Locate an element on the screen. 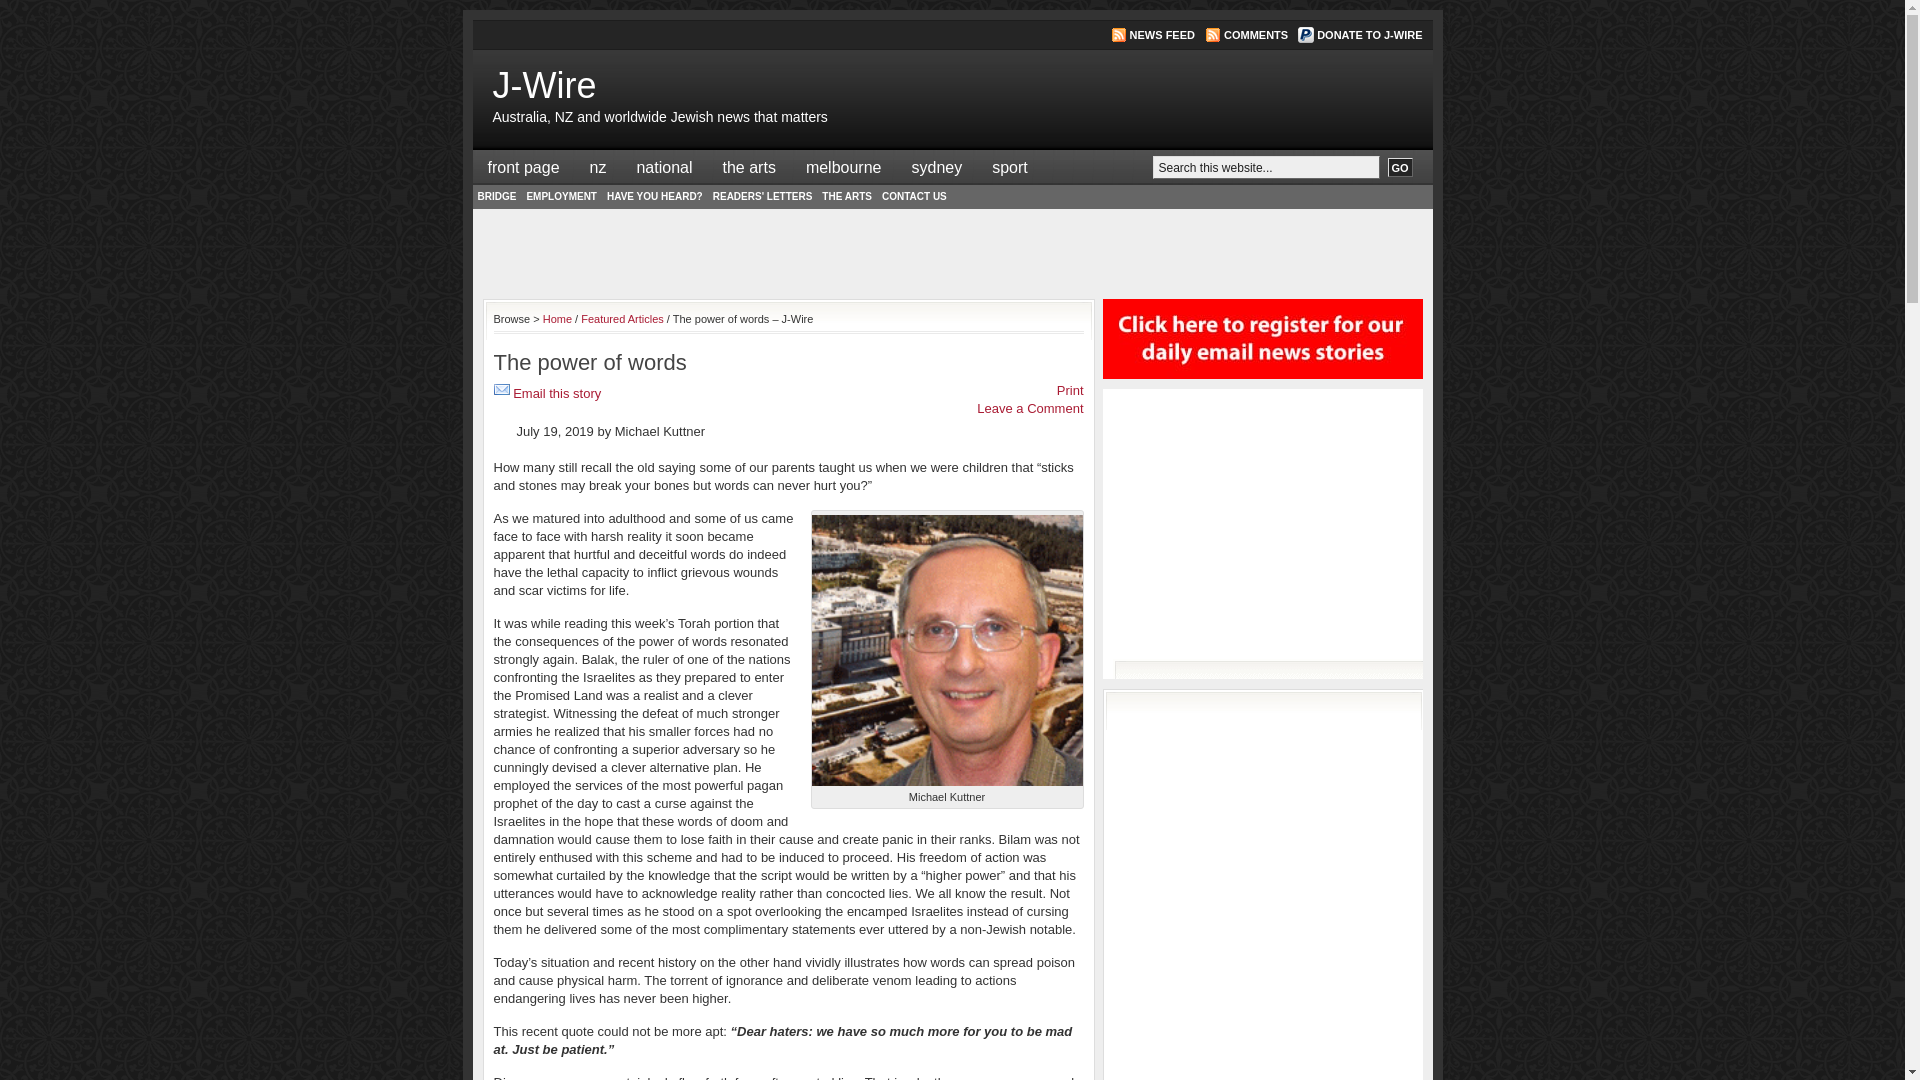 This screenshot has width=1920, height=1080. 'J-Wire' is located at coordinates (543, 84).